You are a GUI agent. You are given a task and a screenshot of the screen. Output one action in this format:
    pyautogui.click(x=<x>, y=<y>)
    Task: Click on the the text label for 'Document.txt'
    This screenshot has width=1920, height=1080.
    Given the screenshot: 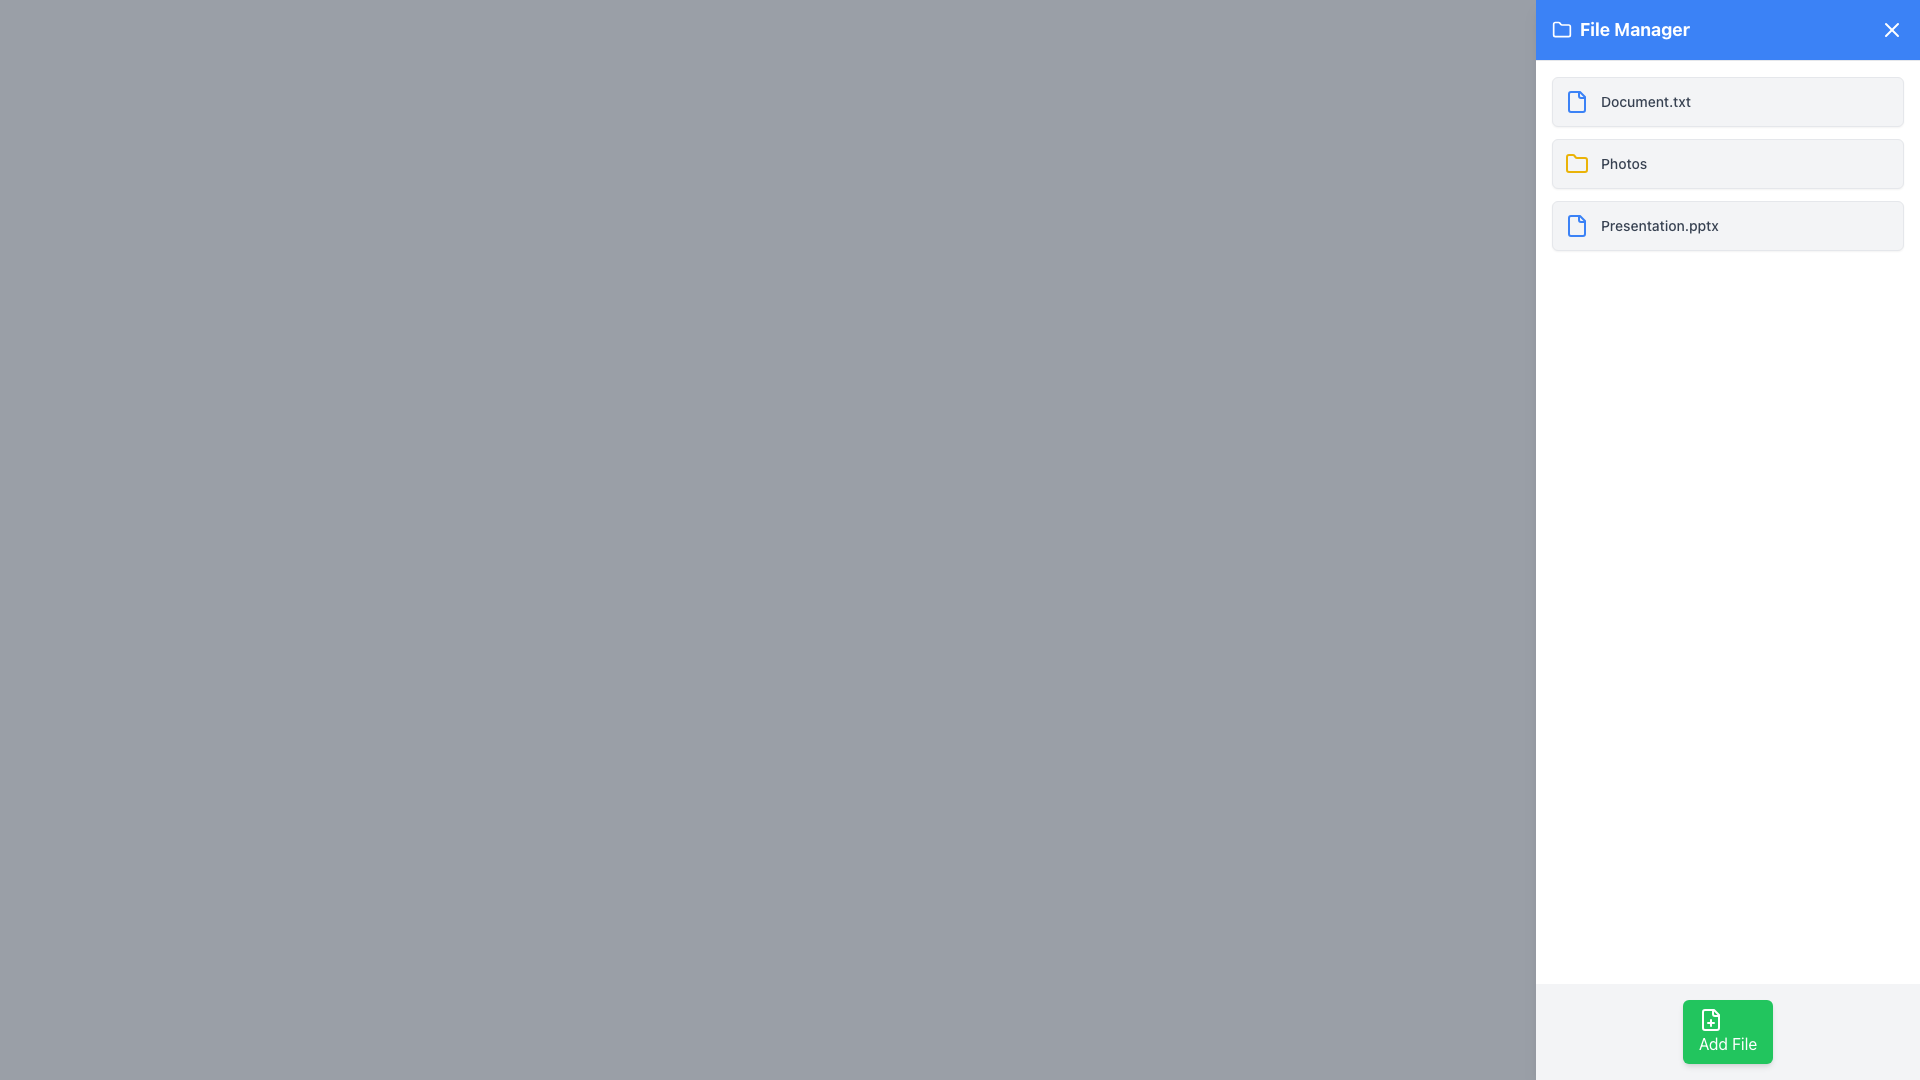 What is the action you would take?
    pyautogui.click(x=1646, y=101)
    